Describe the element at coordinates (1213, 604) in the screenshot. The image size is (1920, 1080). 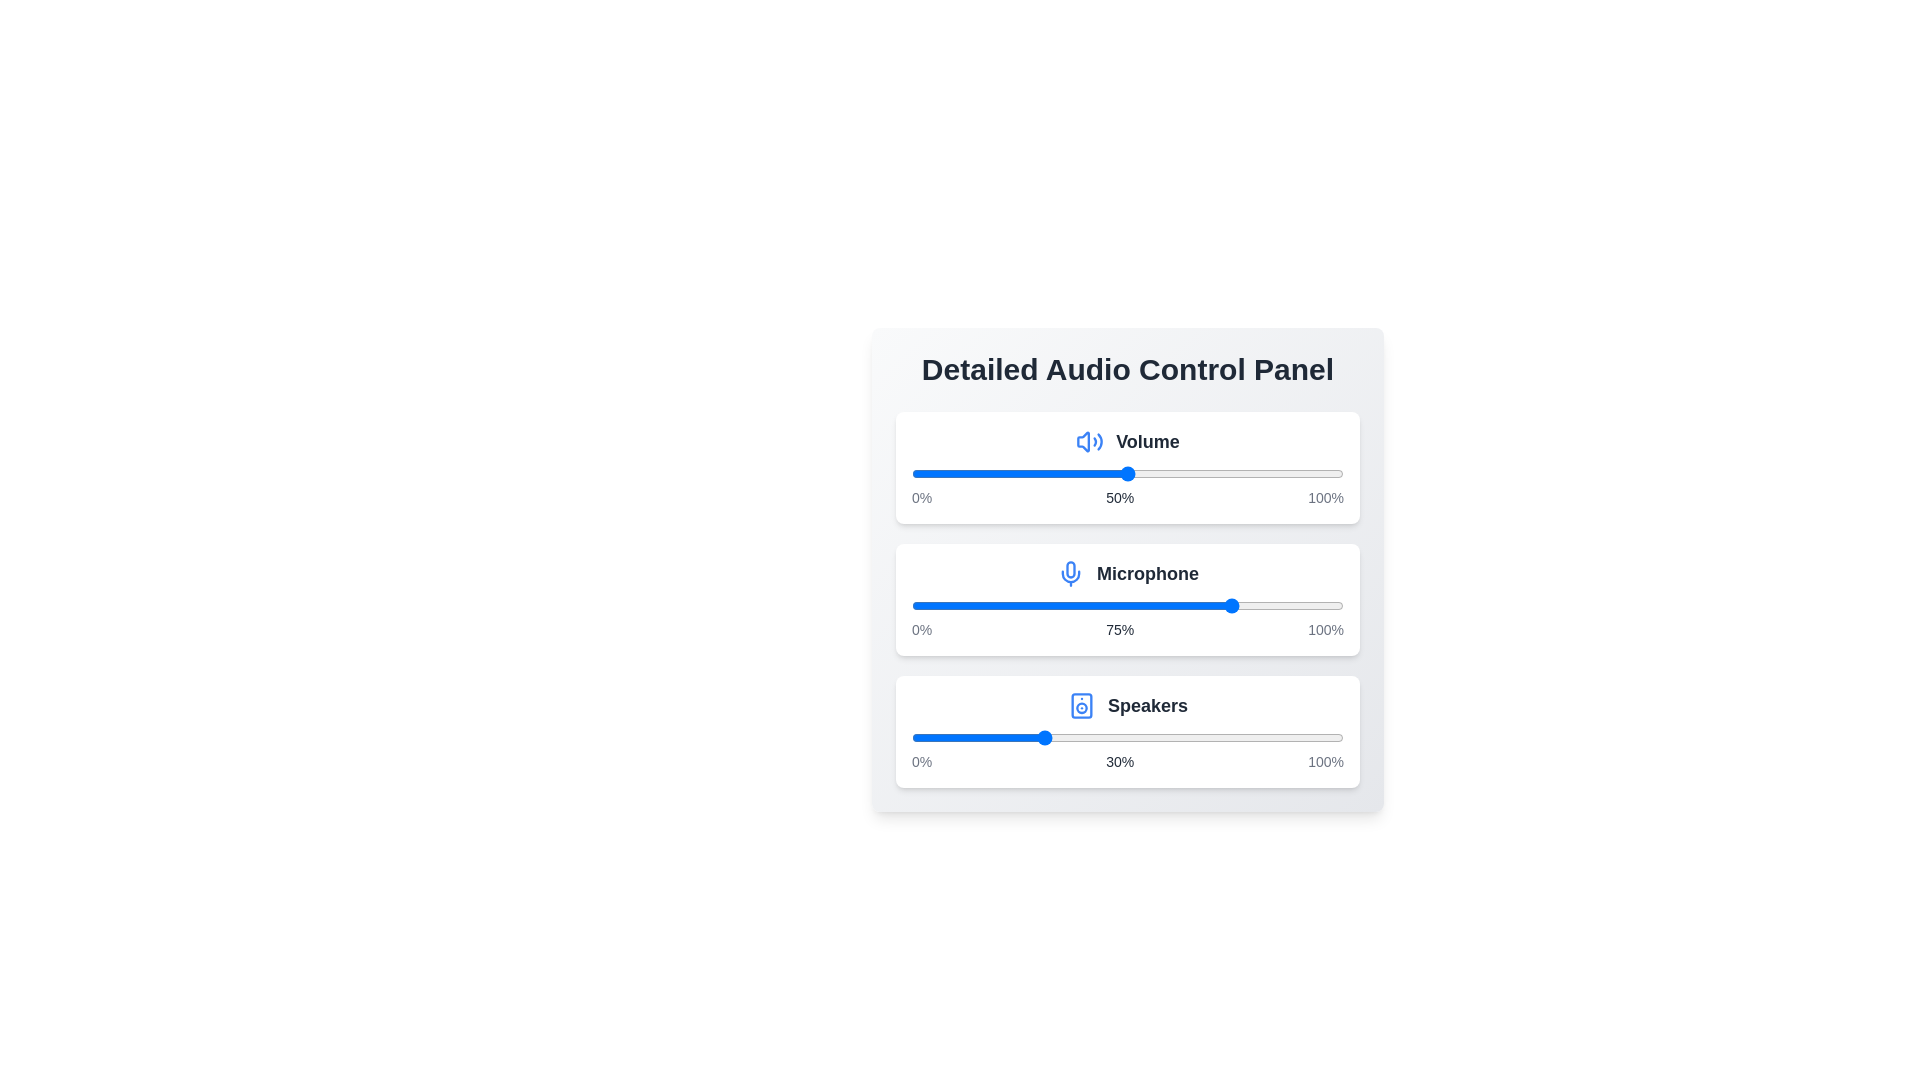
I see `the microphone level slider to 70%` at that location.